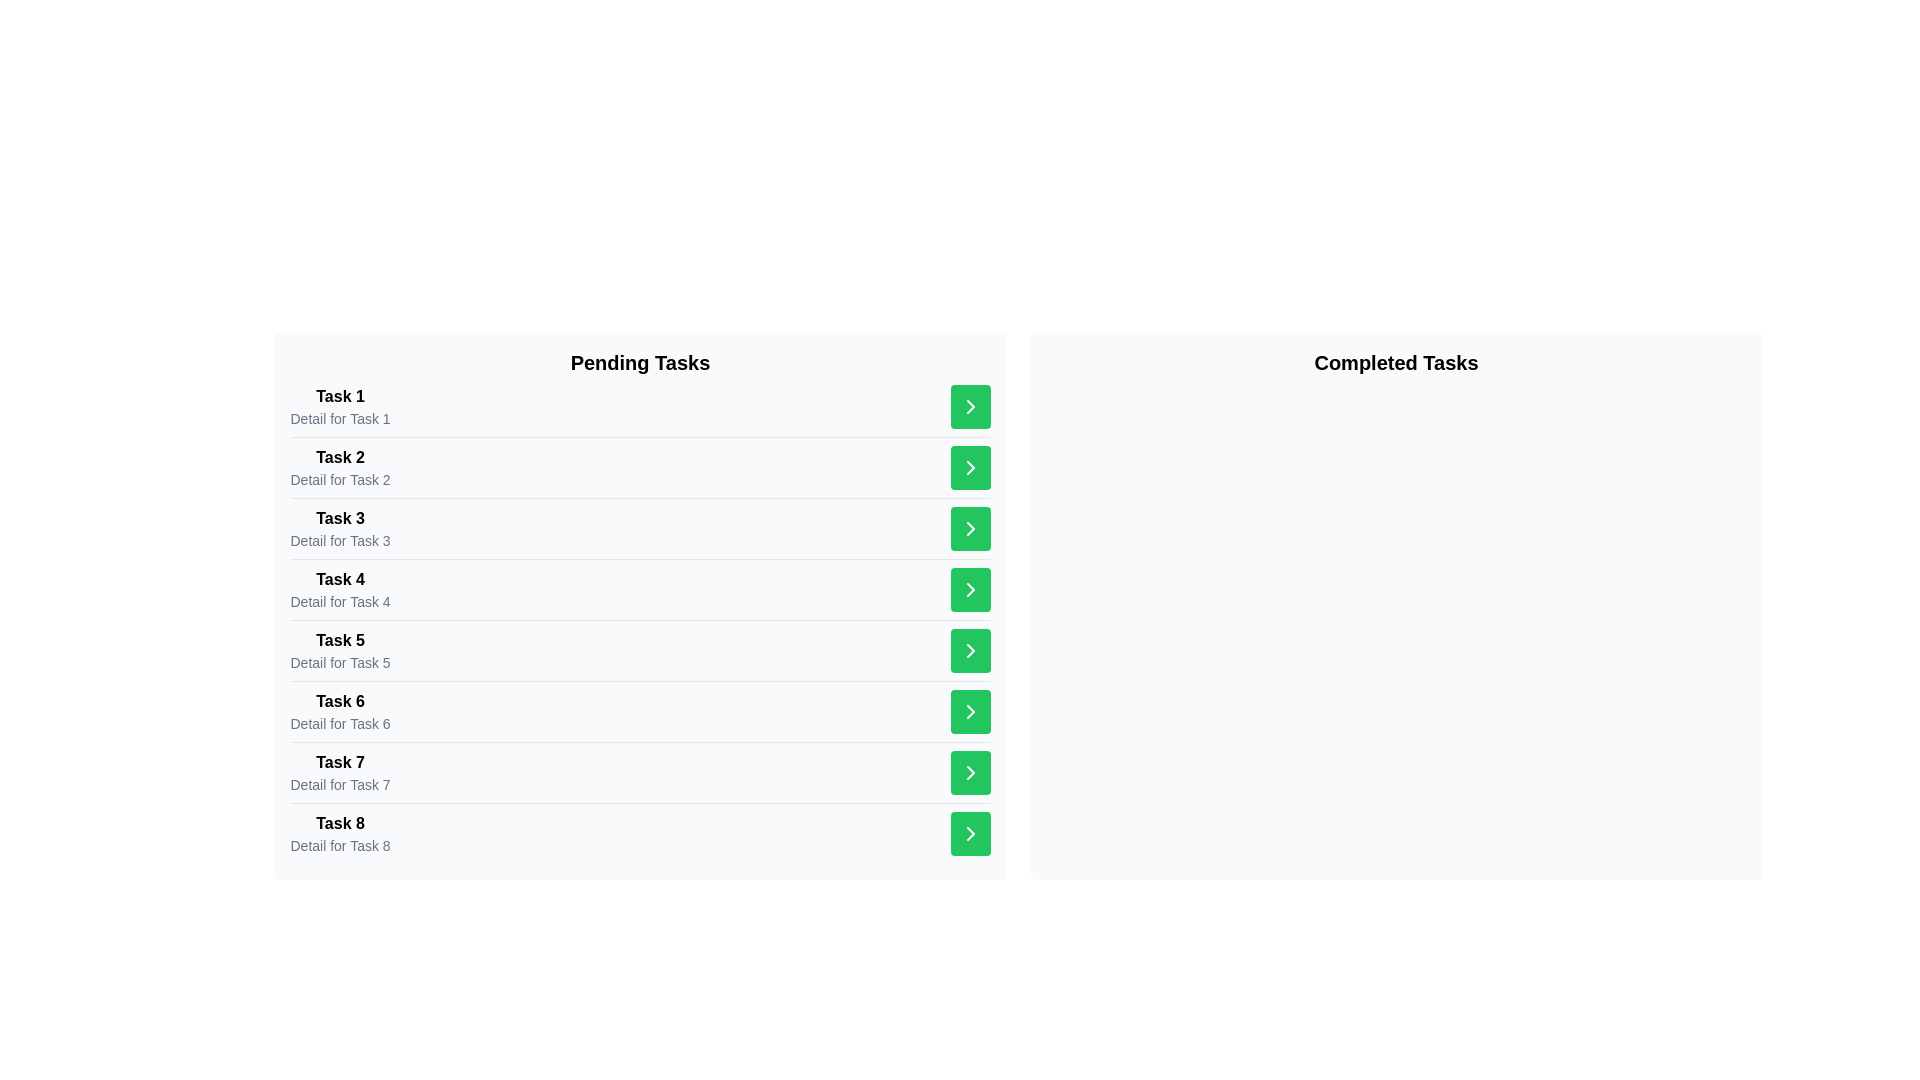  What do you see at coordinates (340, 724) in the screenshot?
I see `the text element that reads 'Detail for Task 6', which is located directly beneath the heading 'Task 6' in the 'Pending Tasks' section` at bounding box center [340, 724].